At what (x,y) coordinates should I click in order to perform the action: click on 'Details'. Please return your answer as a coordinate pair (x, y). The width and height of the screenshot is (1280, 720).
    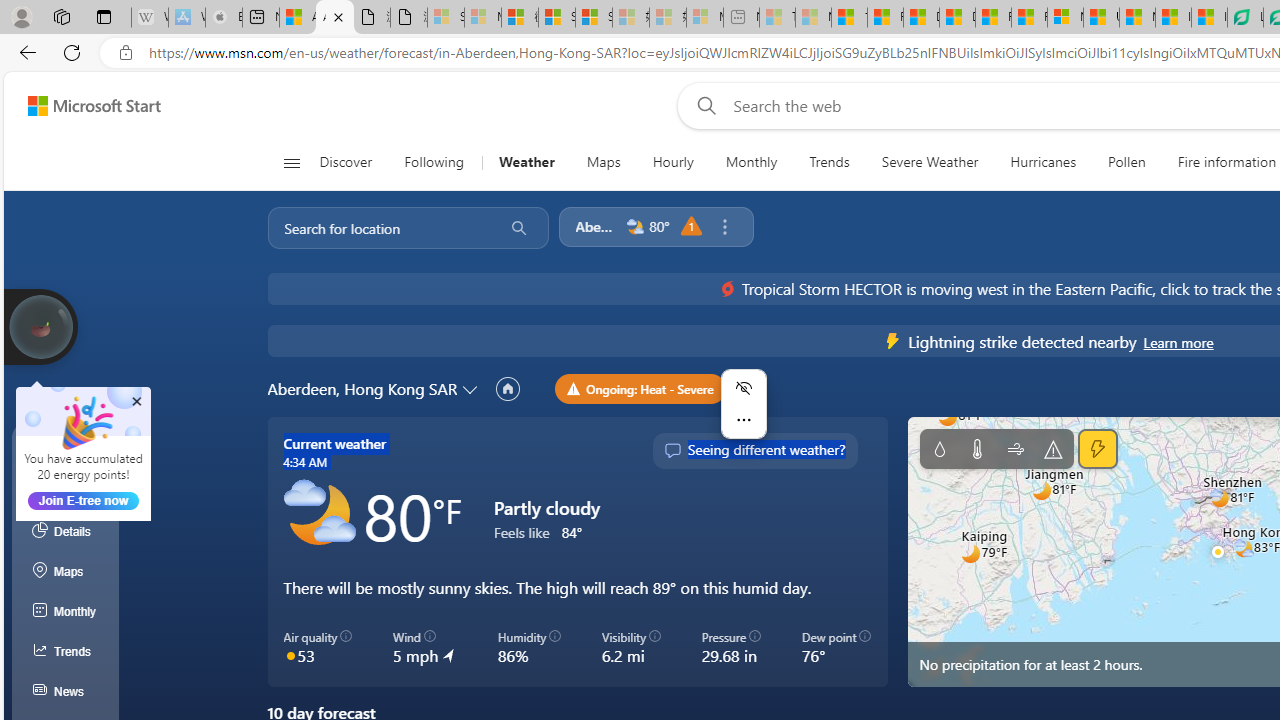
    Looking at the image, I should click on (65, 530).